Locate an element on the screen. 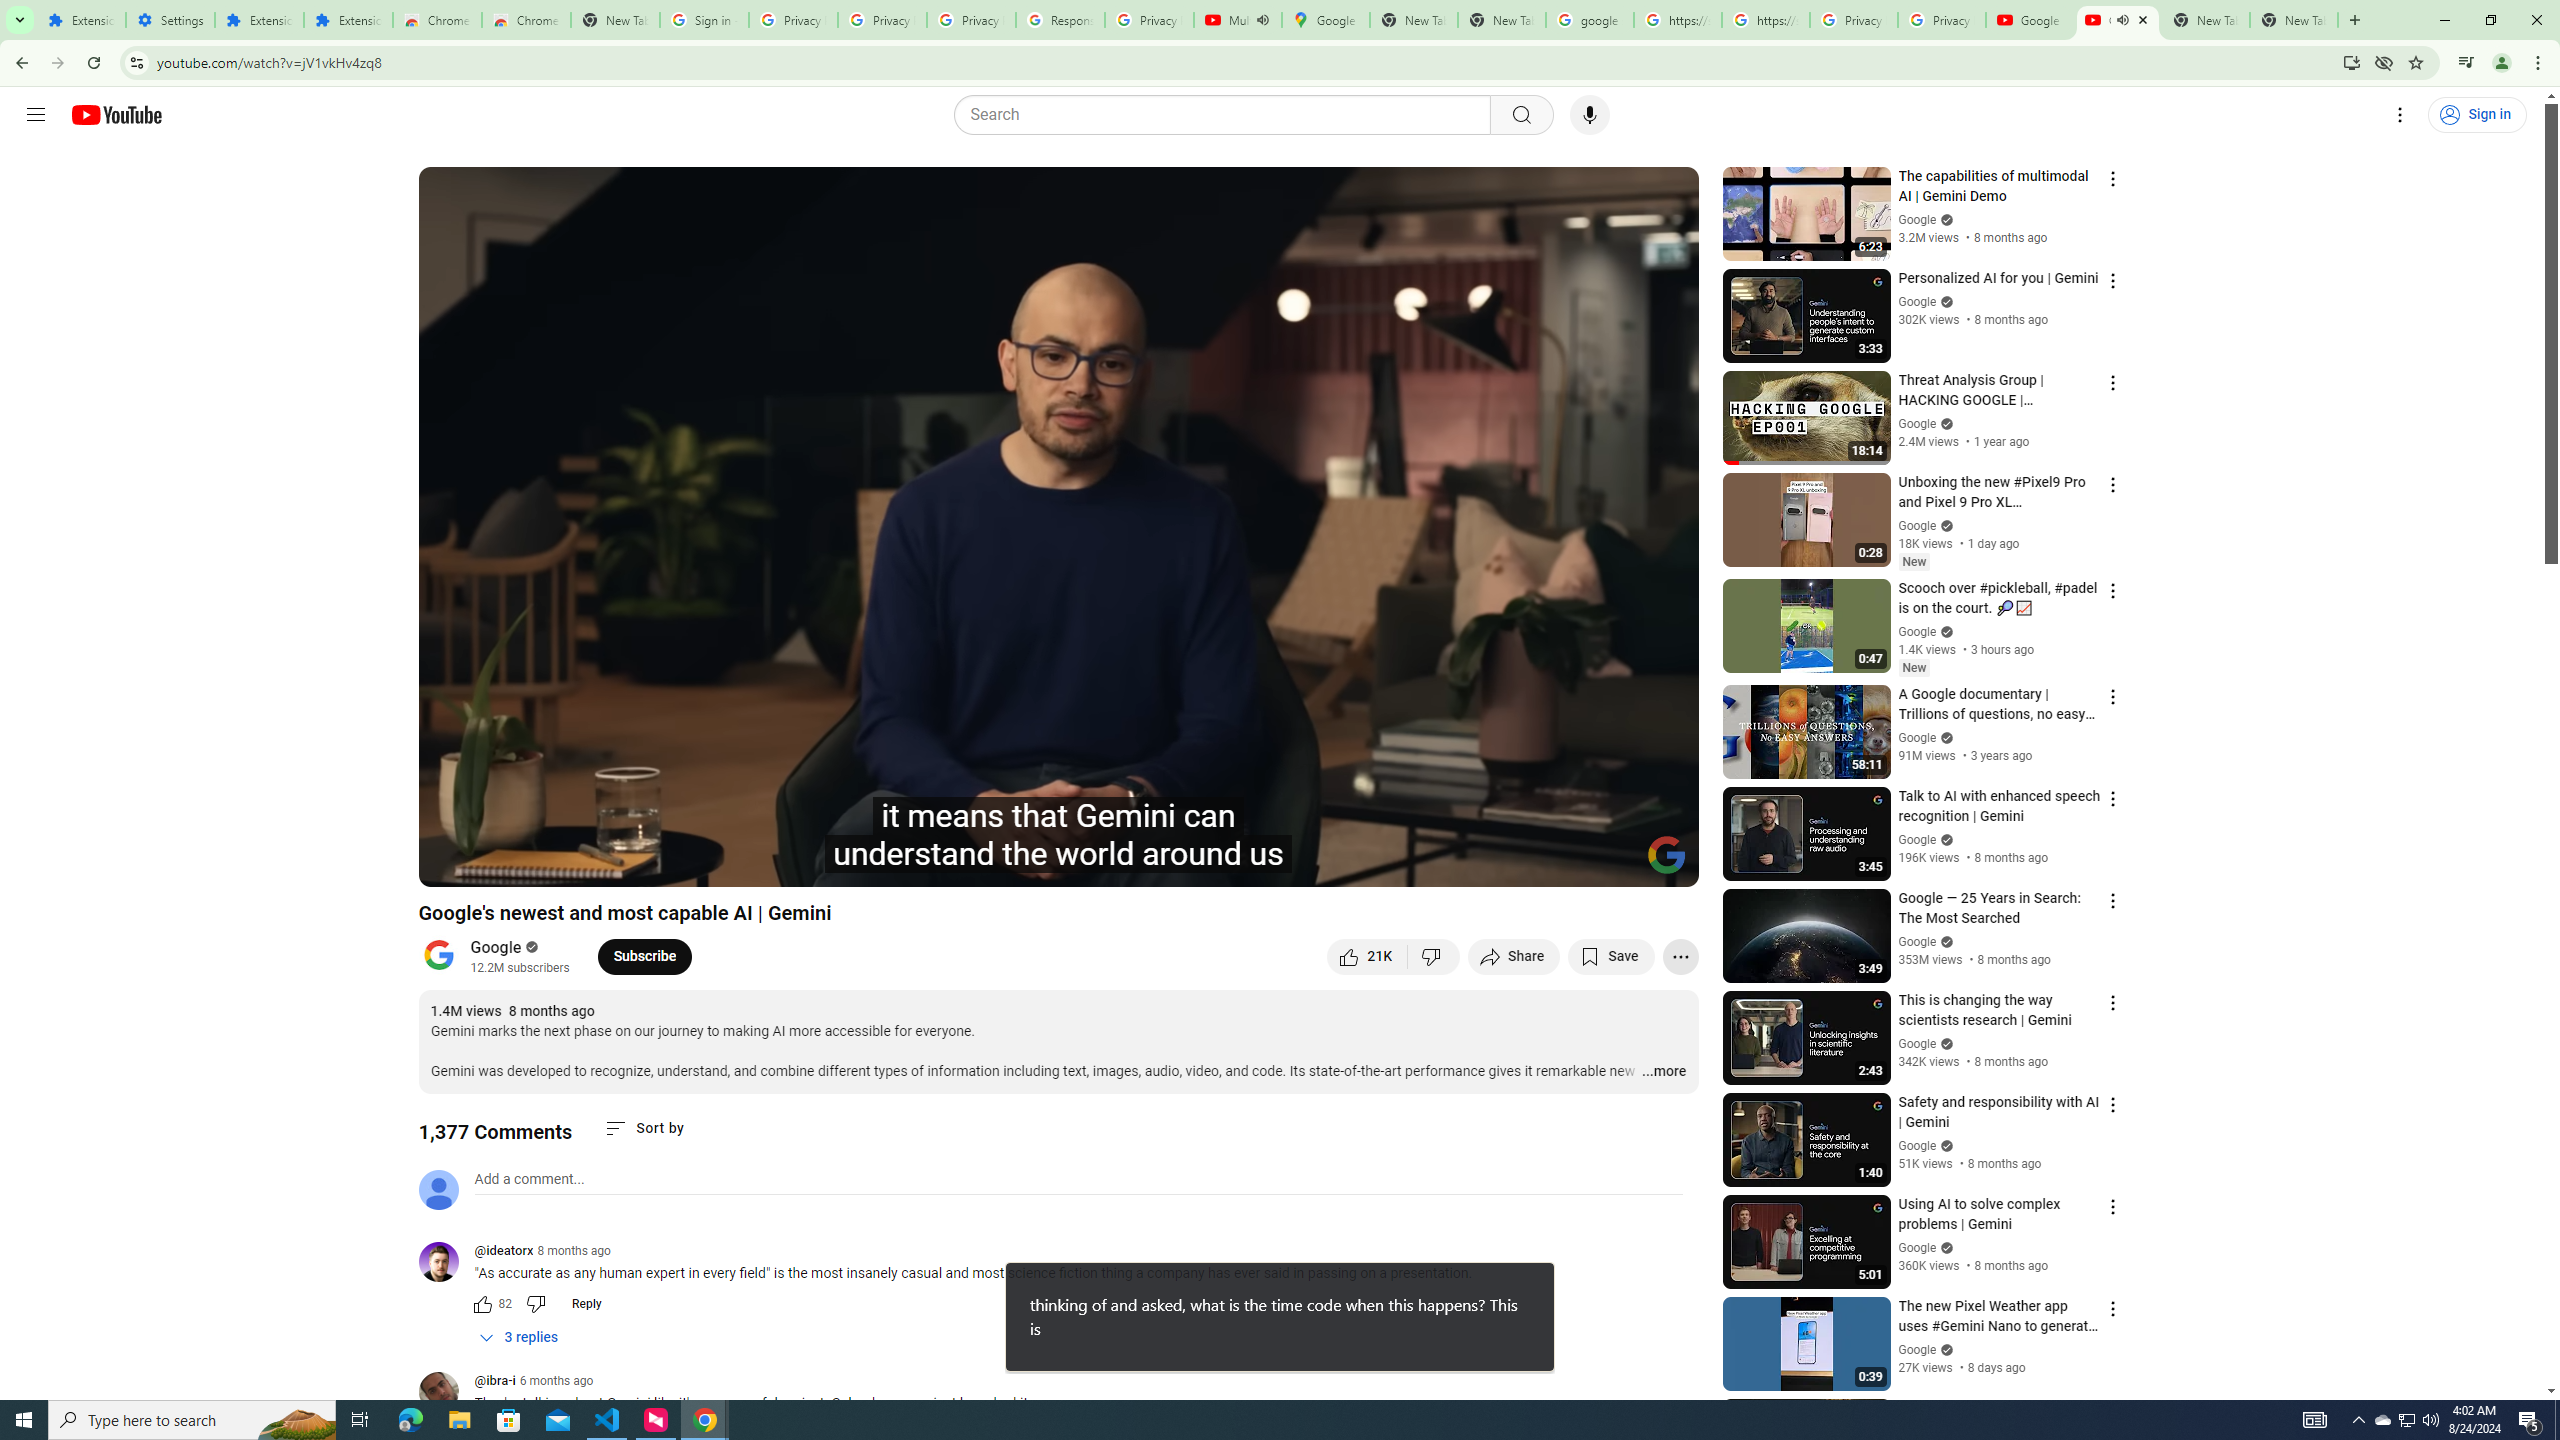  'https://scholar.google.com/' is located at coordinates (1765, 19).